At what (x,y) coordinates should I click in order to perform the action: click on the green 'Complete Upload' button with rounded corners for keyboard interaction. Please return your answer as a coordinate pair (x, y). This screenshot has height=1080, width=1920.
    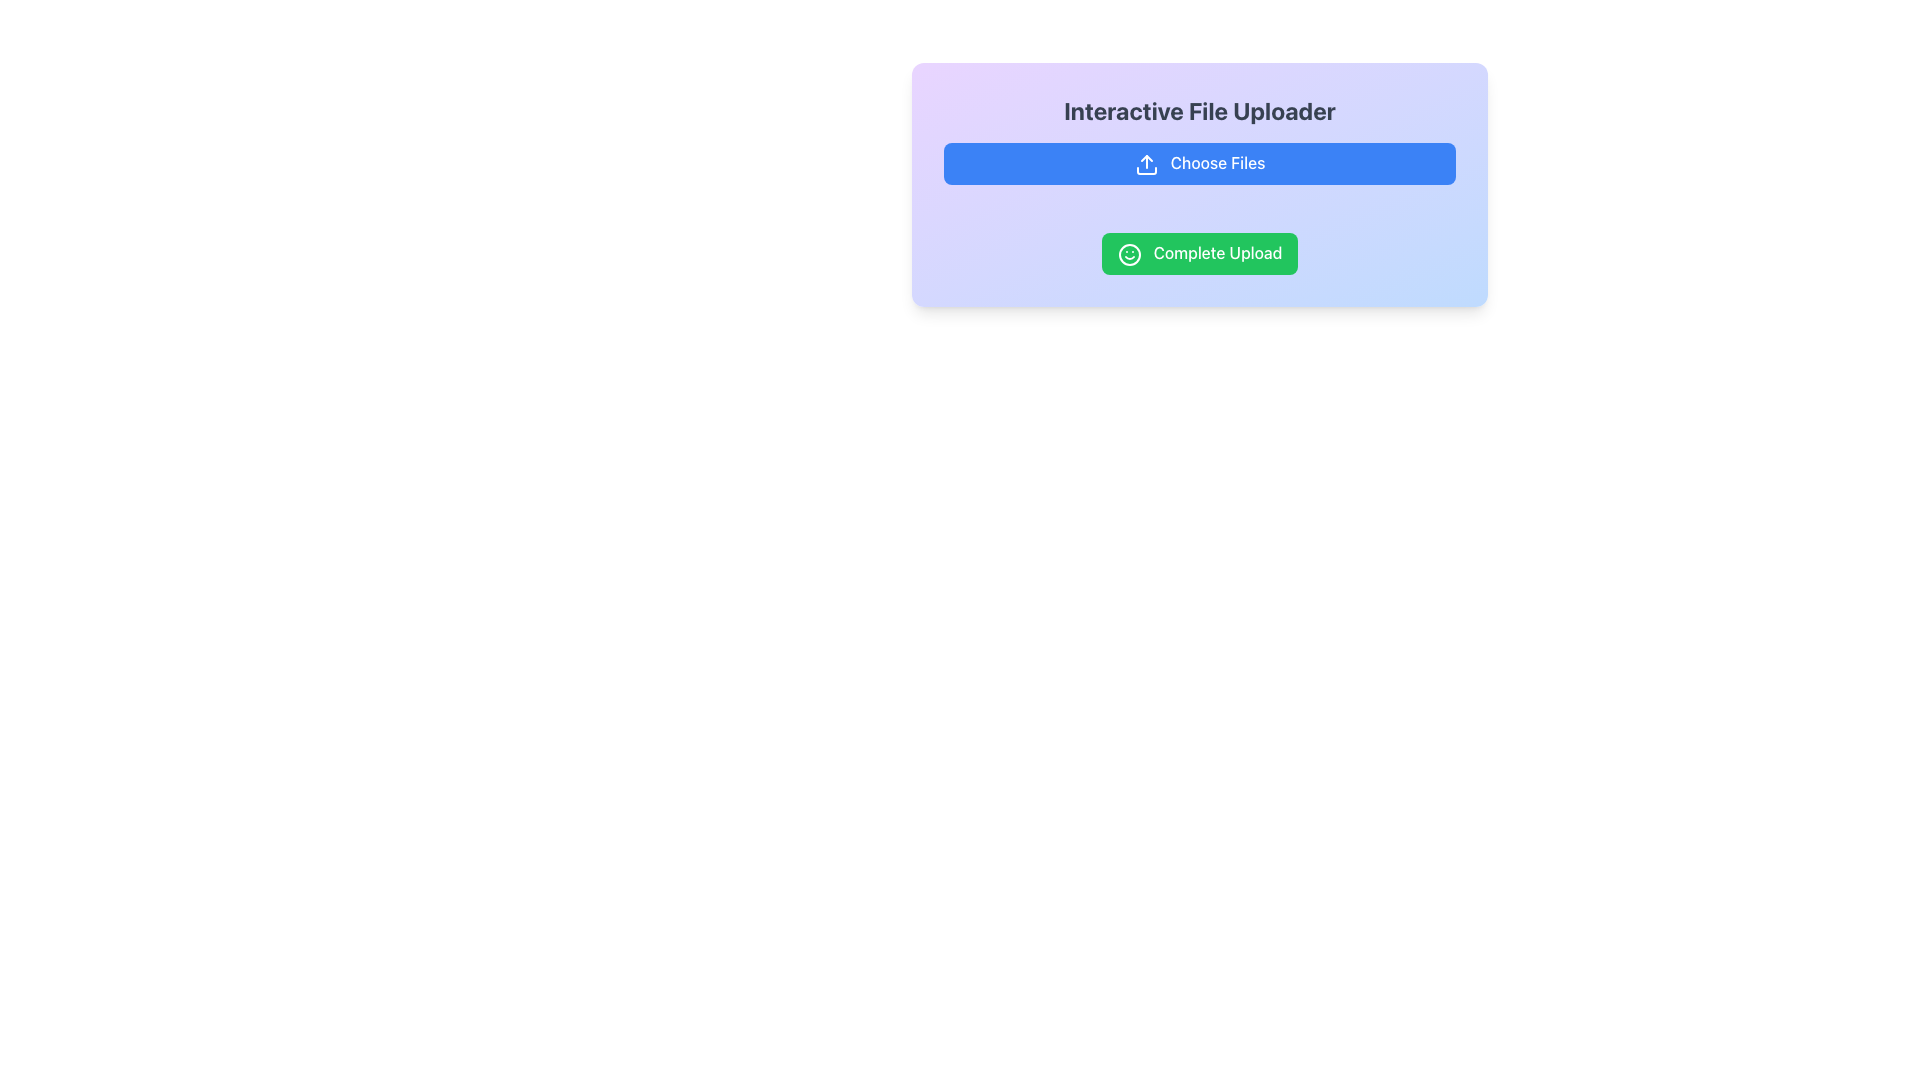
    Looking at the image, I should click on (1200, 252).